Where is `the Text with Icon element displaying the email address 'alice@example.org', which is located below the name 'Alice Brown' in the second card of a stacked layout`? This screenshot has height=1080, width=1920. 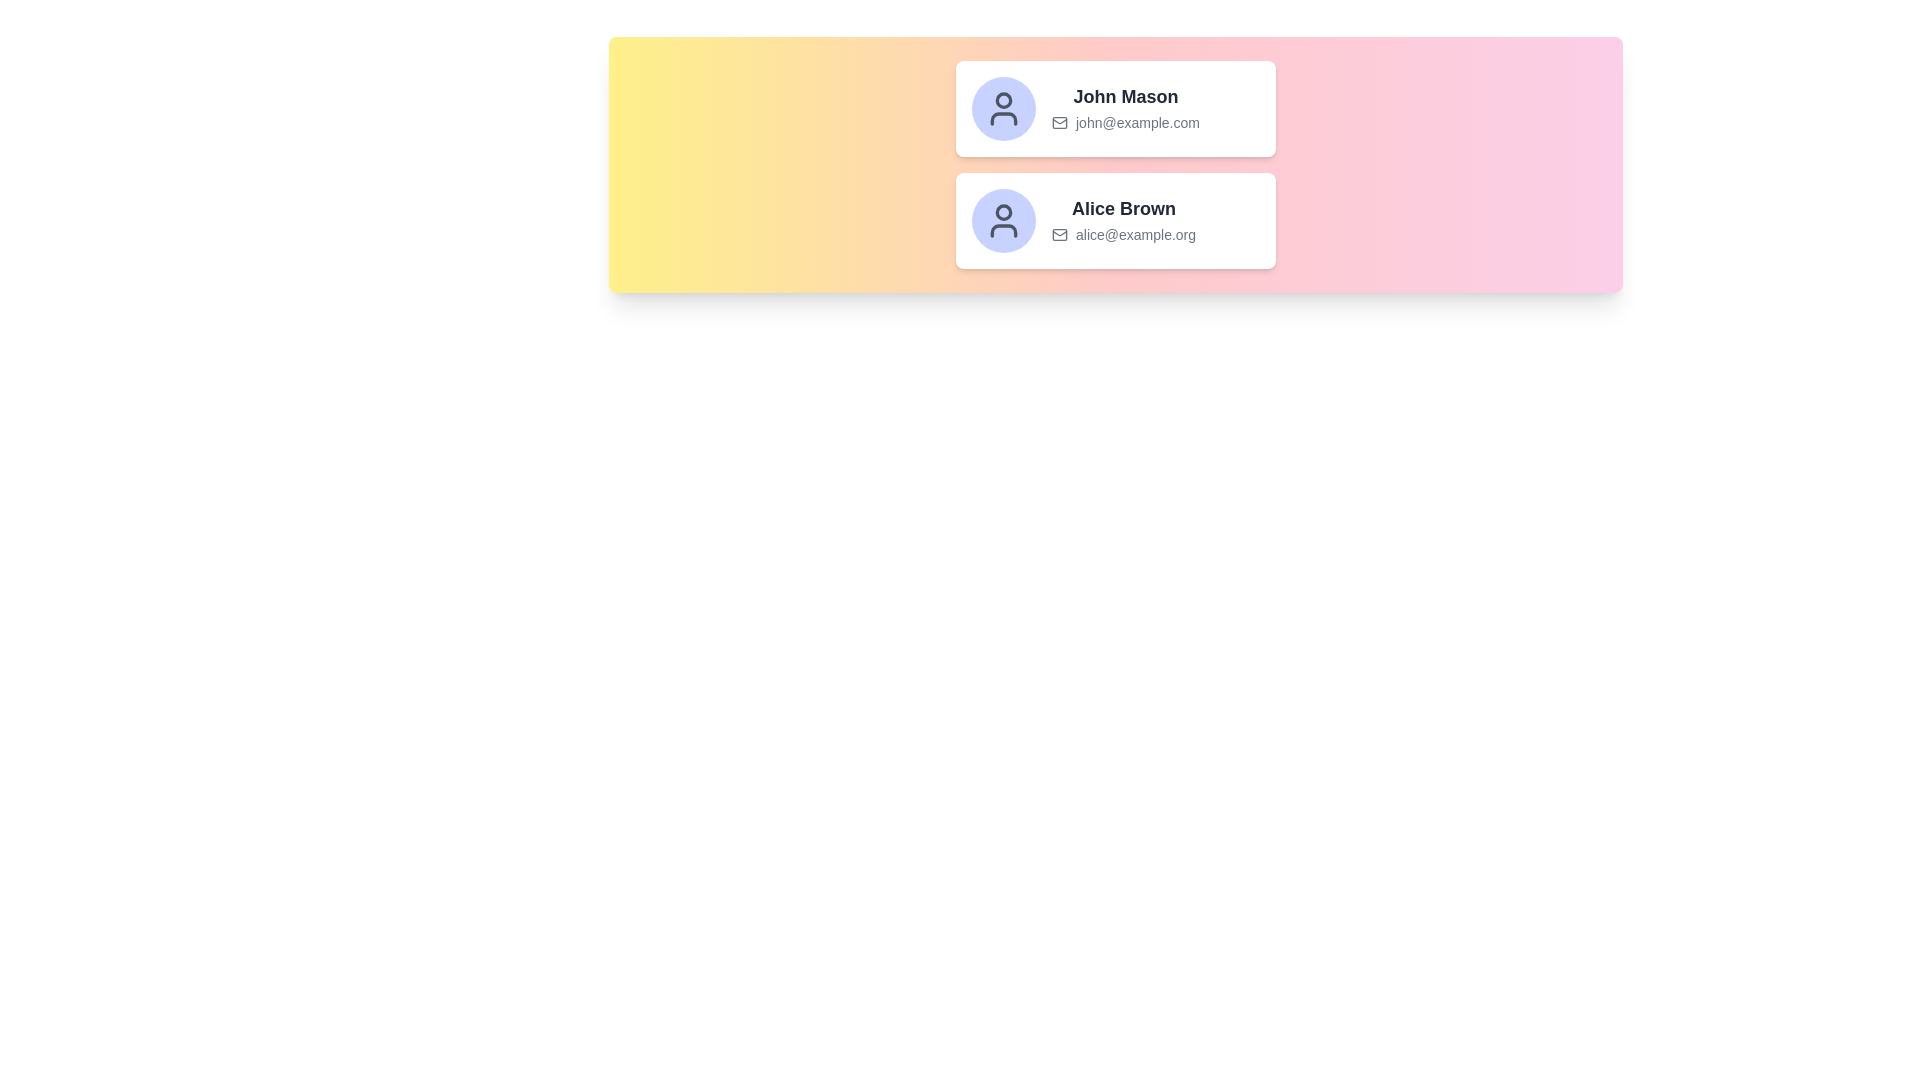
the Text with Icon element displaying the email address 'alice@example.org', which is located below the name 'Alice Brown' in the second card of a stacked layout is located at coordinates (1123, 234).